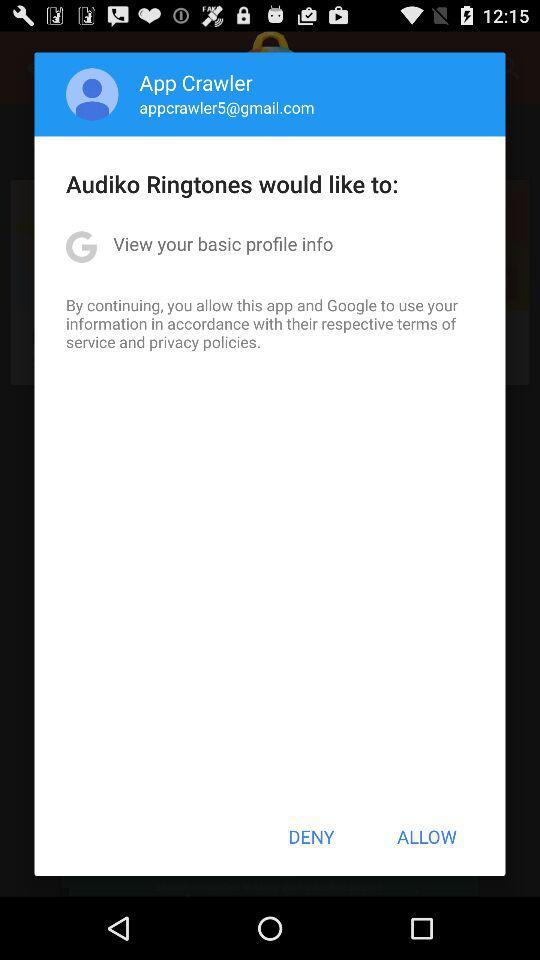 The height and width of the screenshot is (960, 540). What do you see at coordinates (196, 82) in the screenshot?
I see `the item above appcrawler5@gmail.com` at bounding box center [196, 82].